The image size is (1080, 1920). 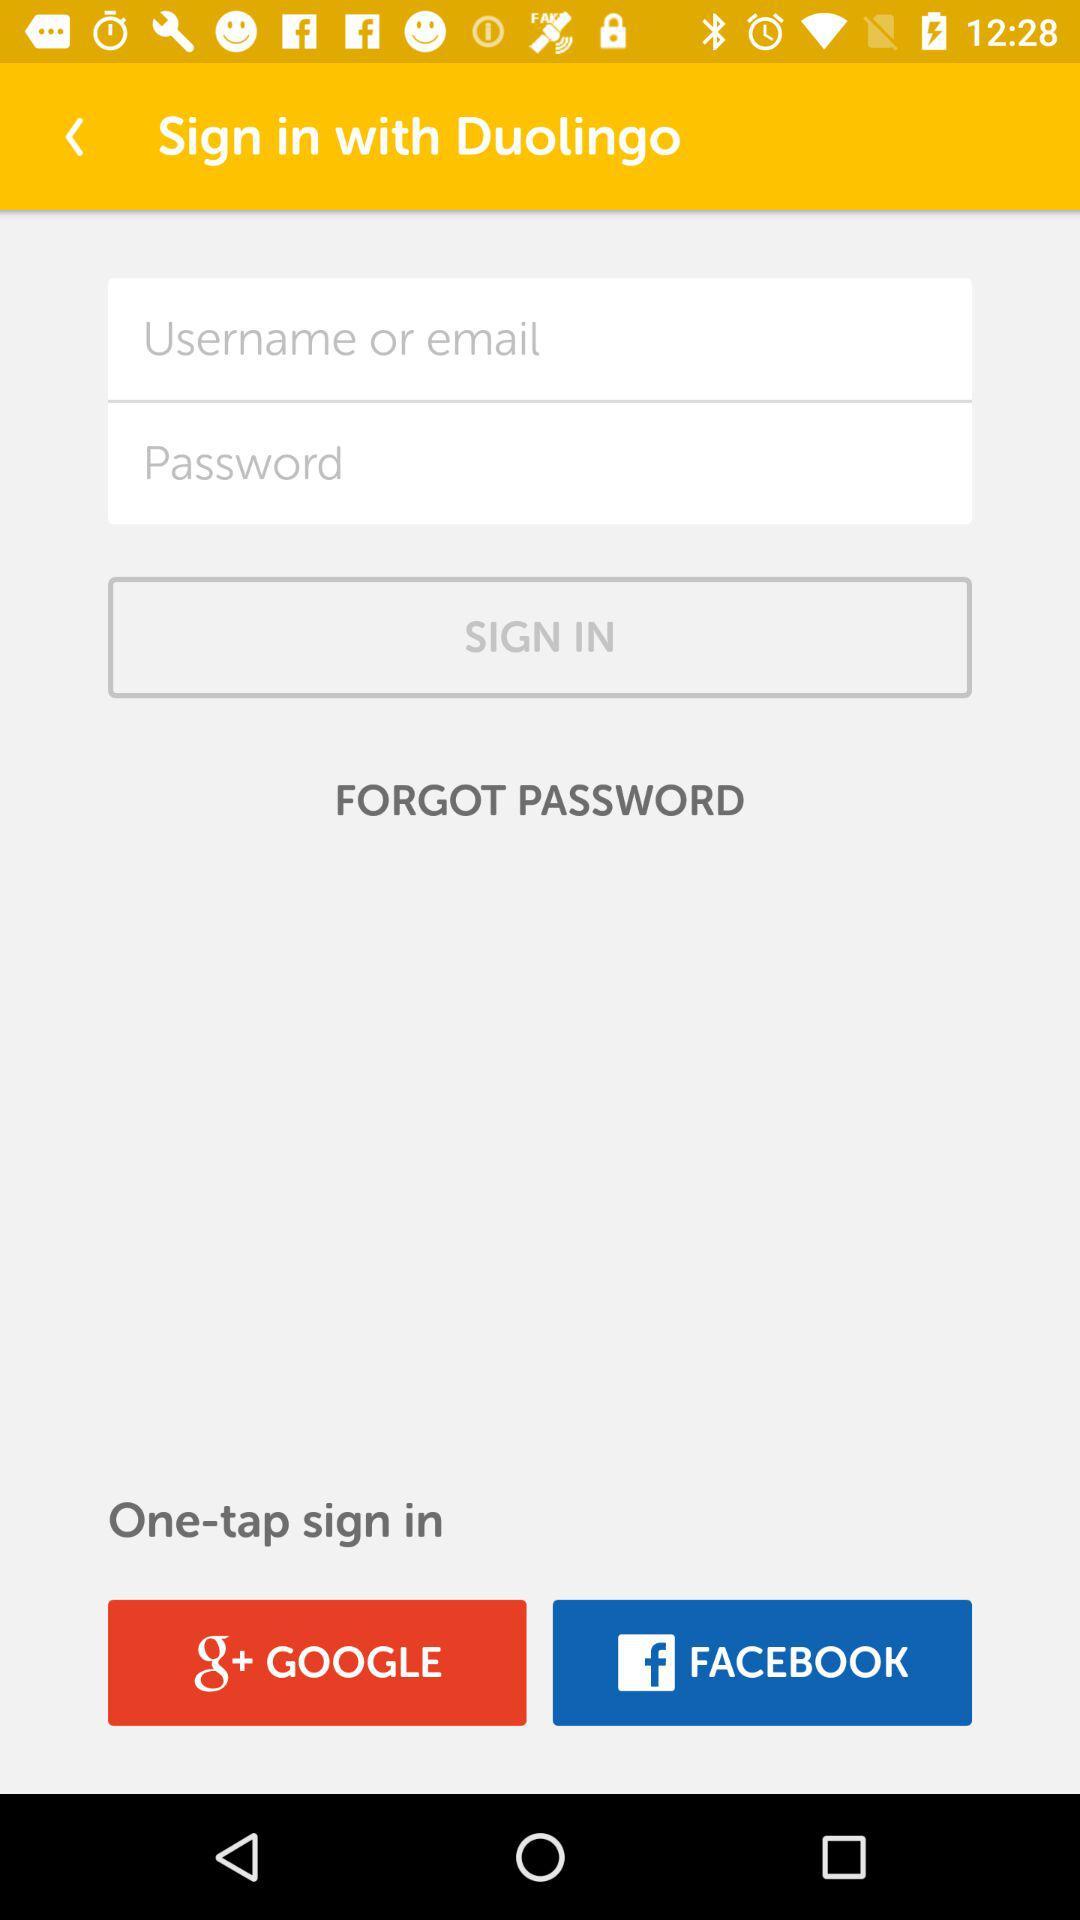 I want to click on field to input password, so click(x=540, y=462).